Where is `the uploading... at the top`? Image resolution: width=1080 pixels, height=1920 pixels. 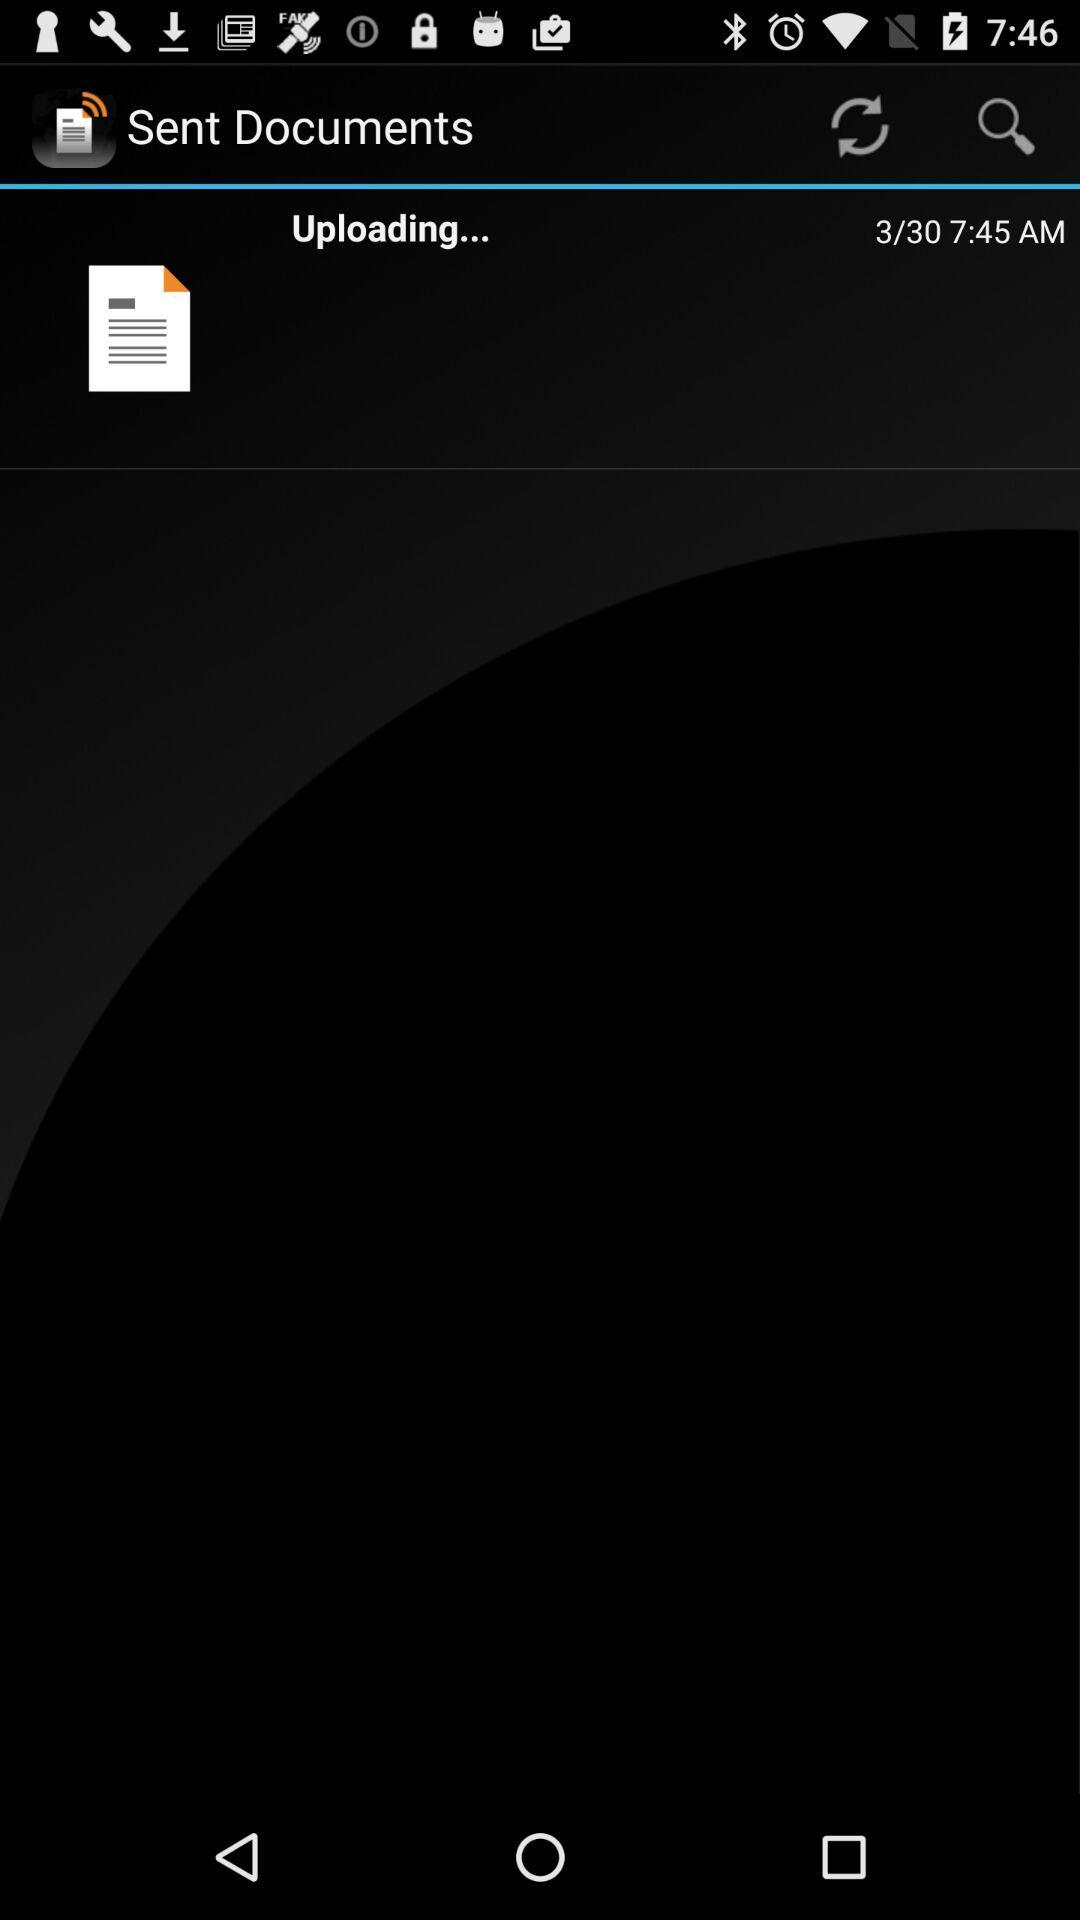 the uploading... at the top is located at coordinates (583, 227).